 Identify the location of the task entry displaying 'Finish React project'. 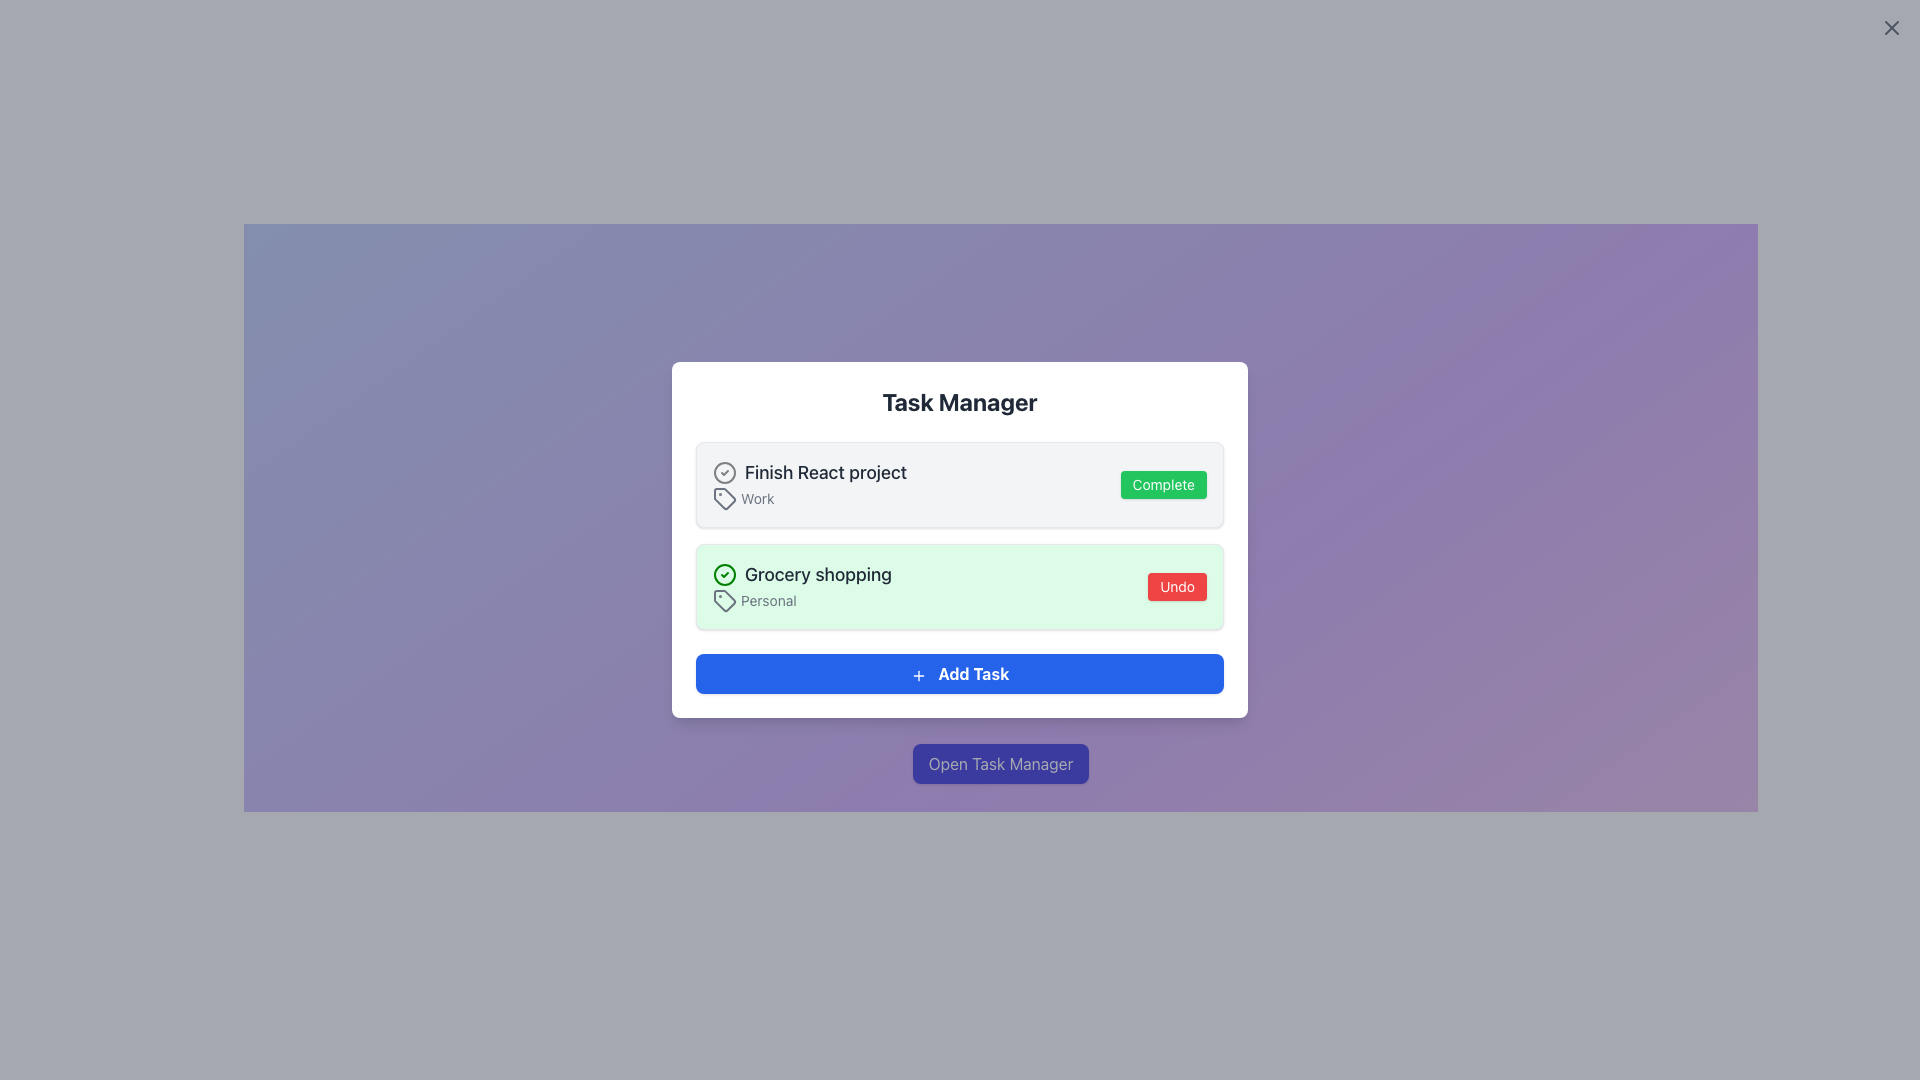
(810, 485).